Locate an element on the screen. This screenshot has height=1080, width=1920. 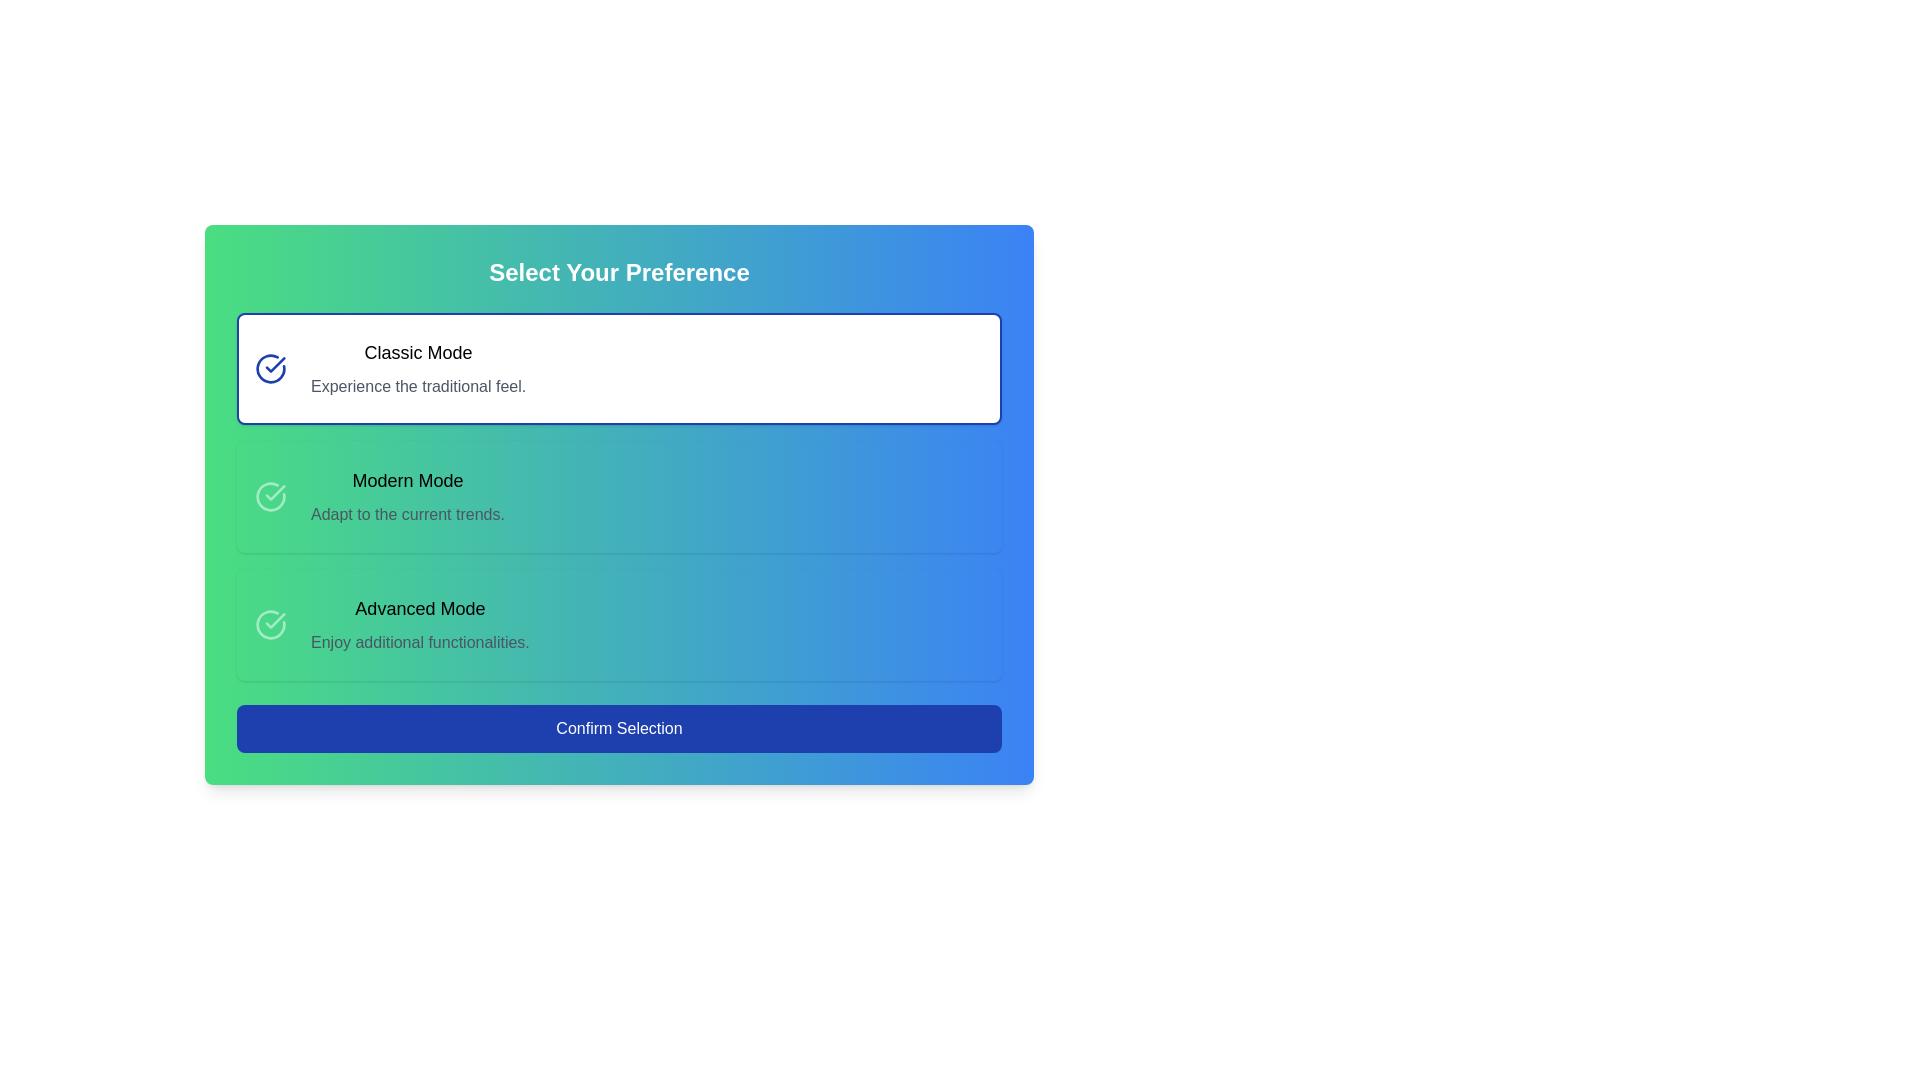
the decorative graphical element within the 'Advanced Mode' section of the SVG icon that features a hollow circular outline with a styled stroke is located at coordinates (269, 623).